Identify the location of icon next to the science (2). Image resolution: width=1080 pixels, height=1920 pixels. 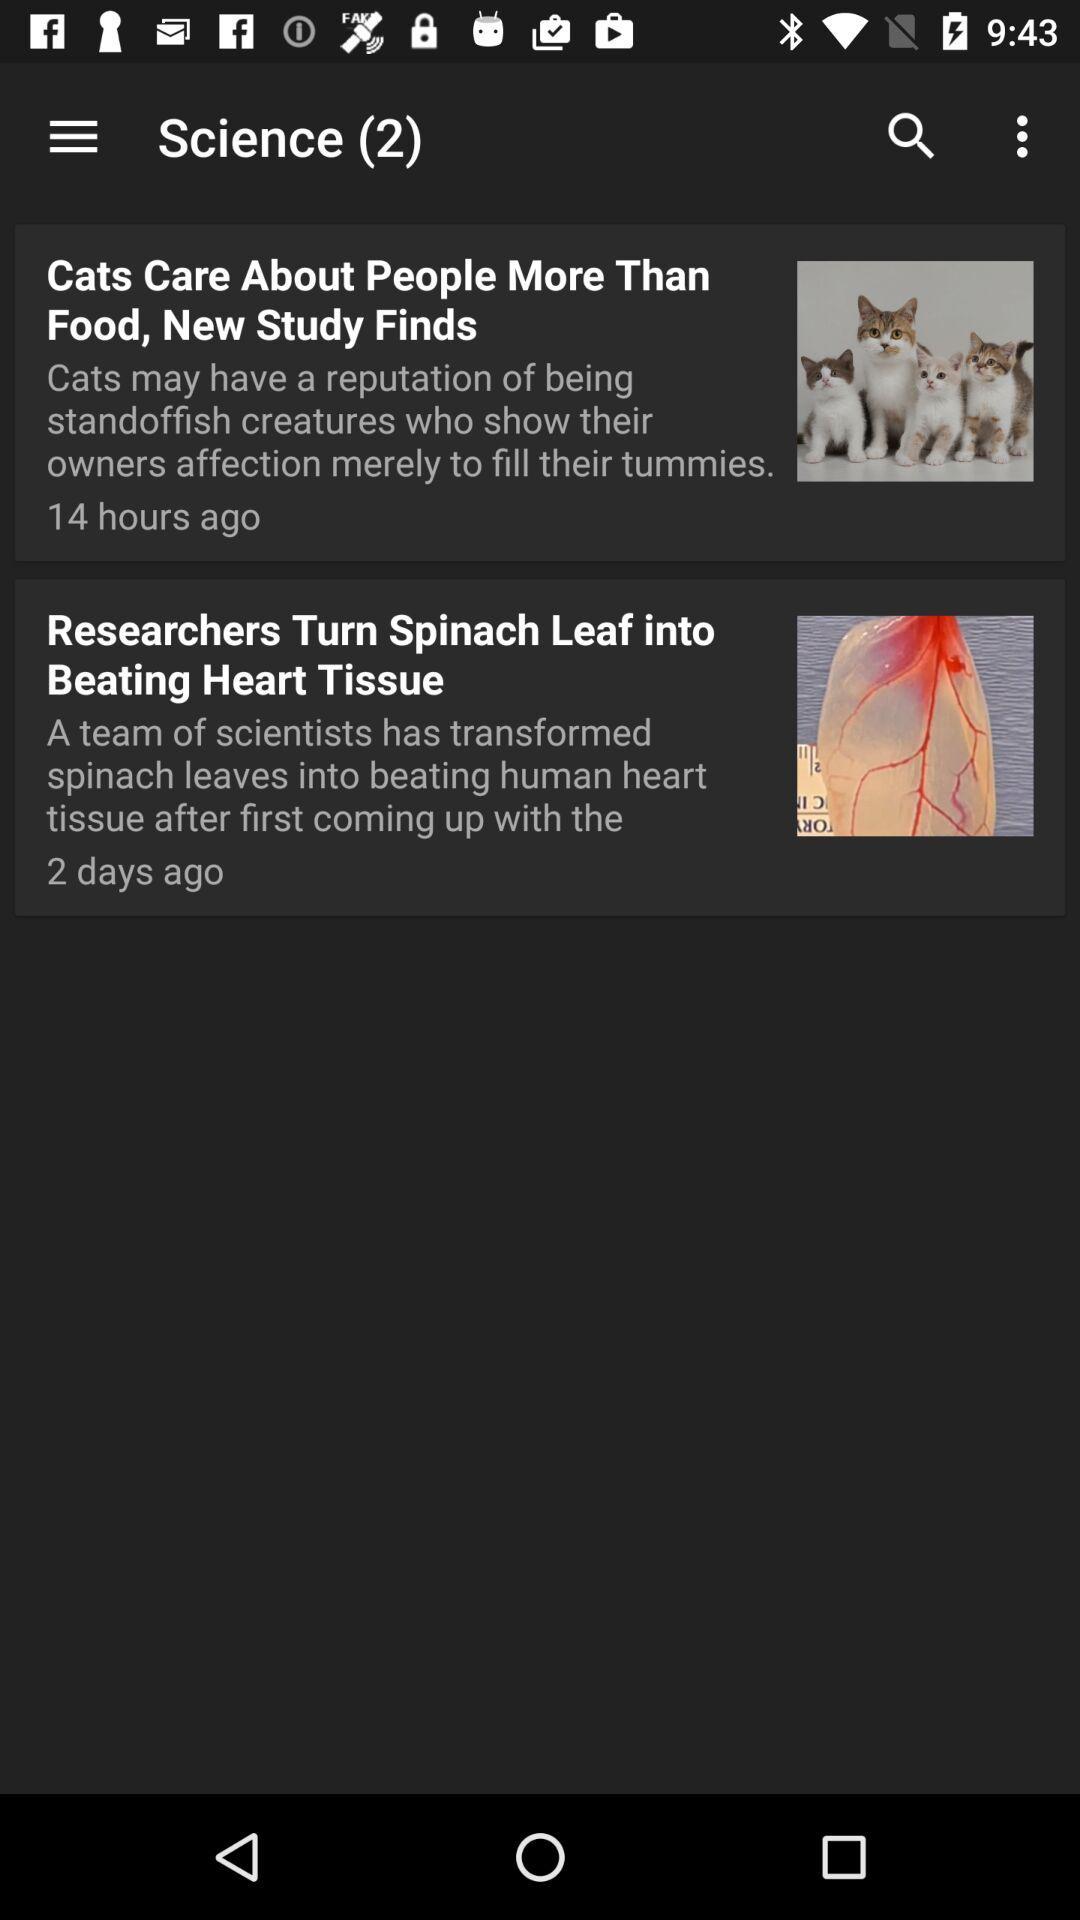
(911, 135).